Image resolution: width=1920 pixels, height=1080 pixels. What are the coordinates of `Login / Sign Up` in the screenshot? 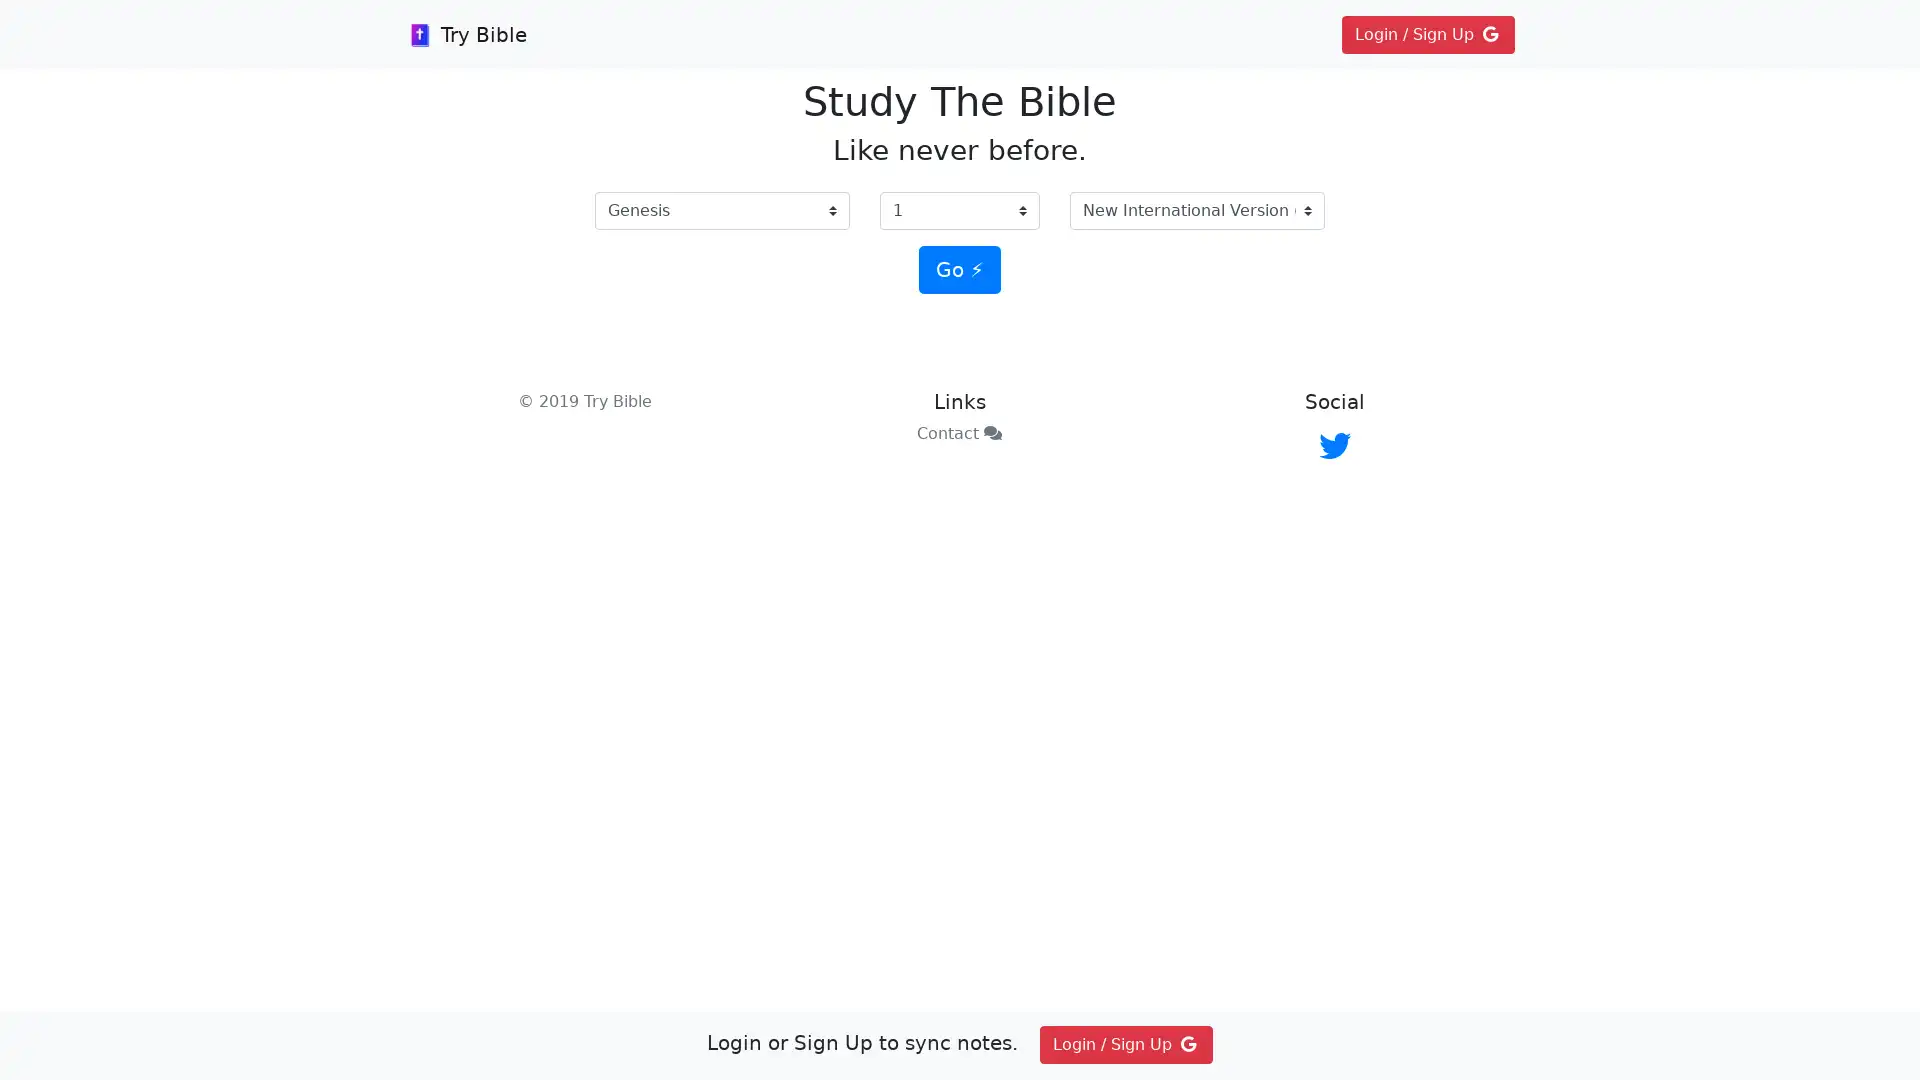 It's located at (1427, 34).